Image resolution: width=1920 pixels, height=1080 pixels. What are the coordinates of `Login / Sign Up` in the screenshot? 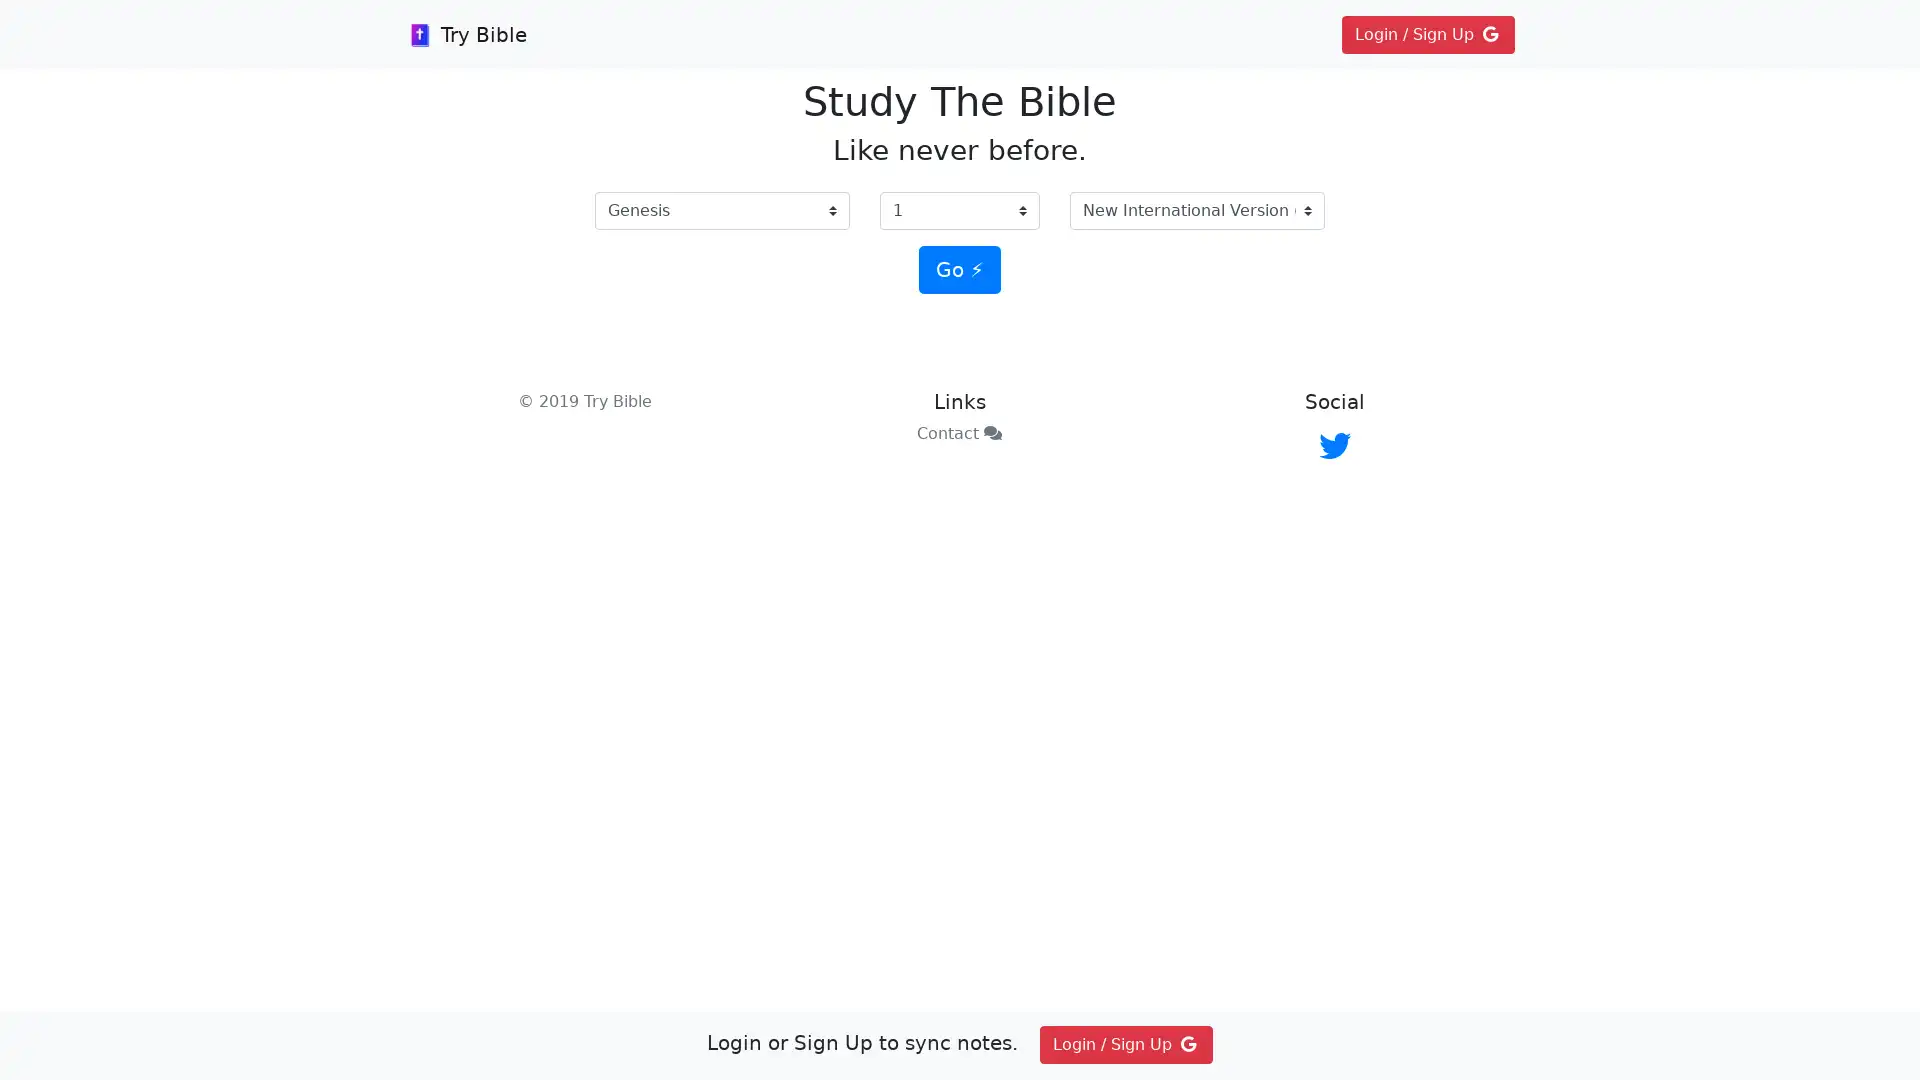 It's located at (1427, 34).